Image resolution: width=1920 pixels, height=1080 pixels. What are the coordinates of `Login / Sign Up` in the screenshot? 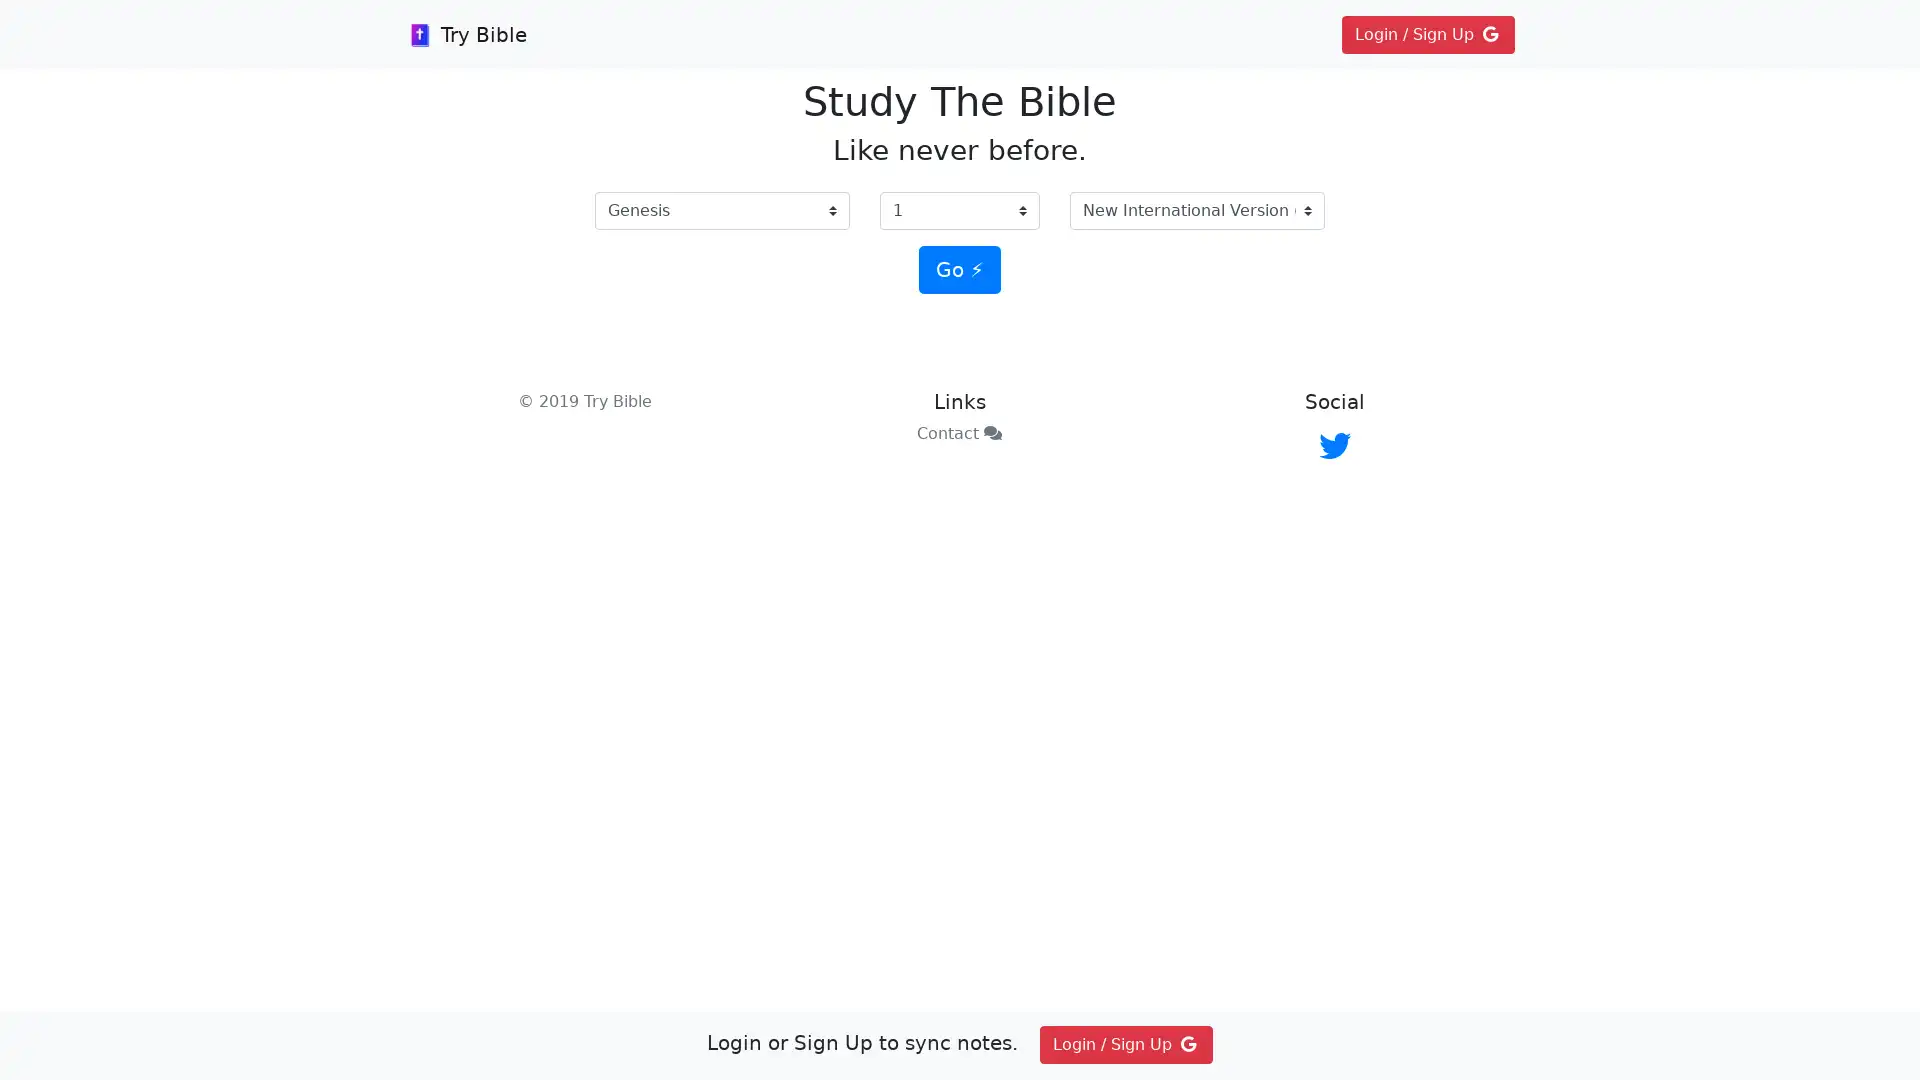 It's located at (1427, 34).